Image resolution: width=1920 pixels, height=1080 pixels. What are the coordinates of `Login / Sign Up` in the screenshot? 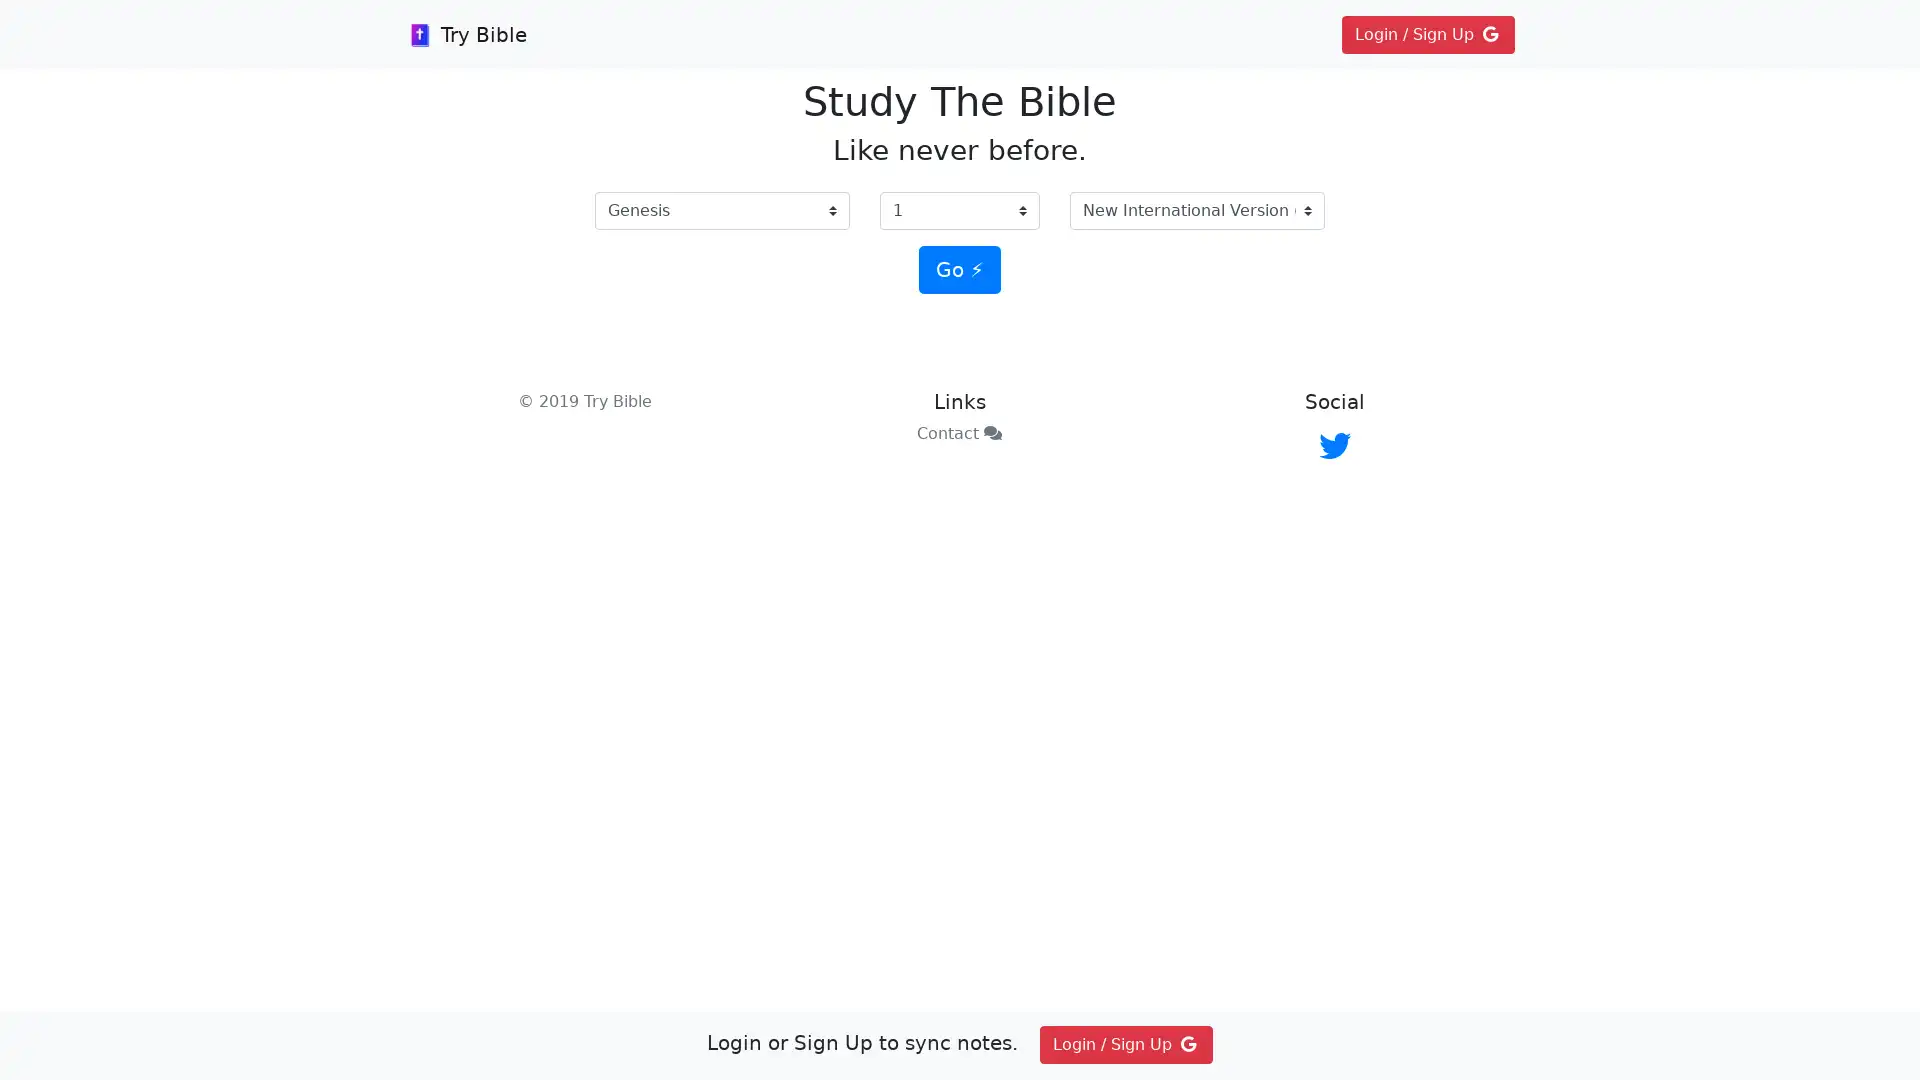 It's located at (1427, 34).